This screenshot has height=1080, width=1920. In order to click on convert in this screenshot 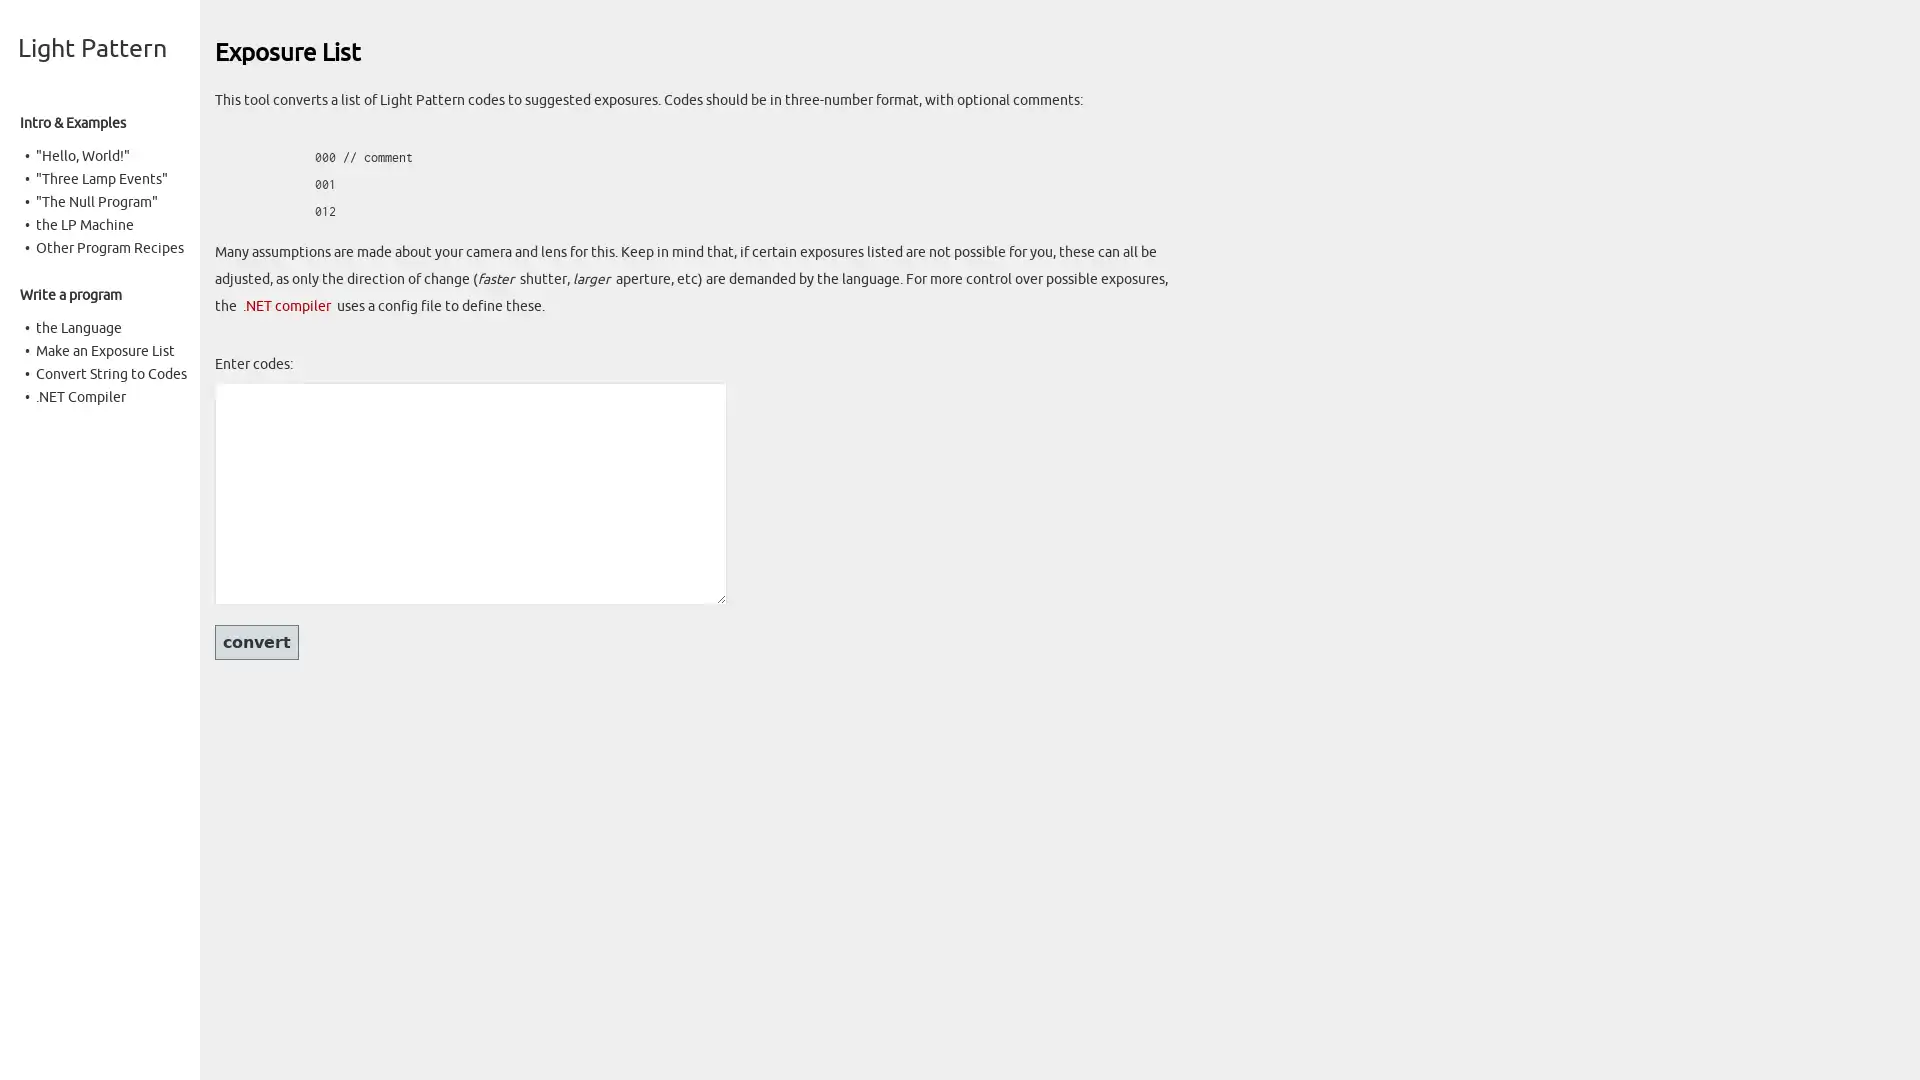, I will do `click(256, 641)`.